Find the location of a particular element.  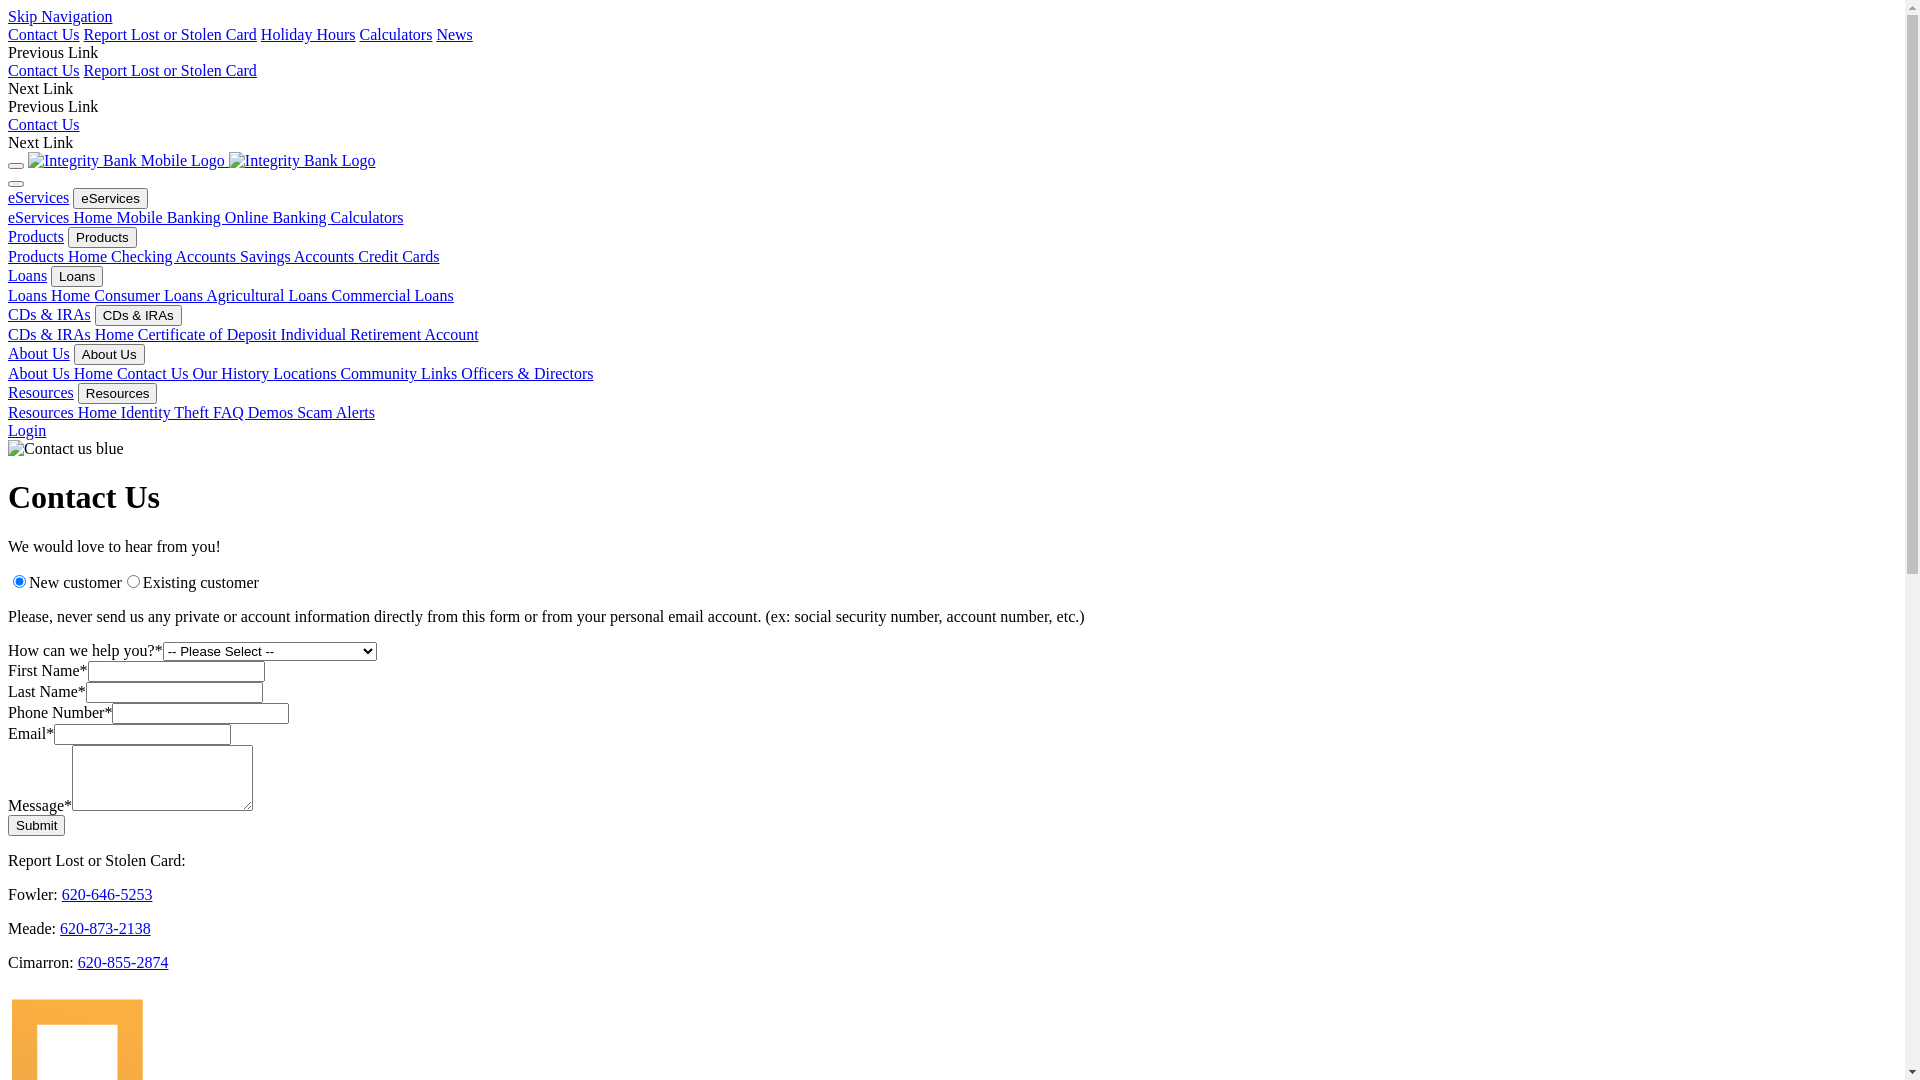

'Community Links' is located at coordinates (400, 373).